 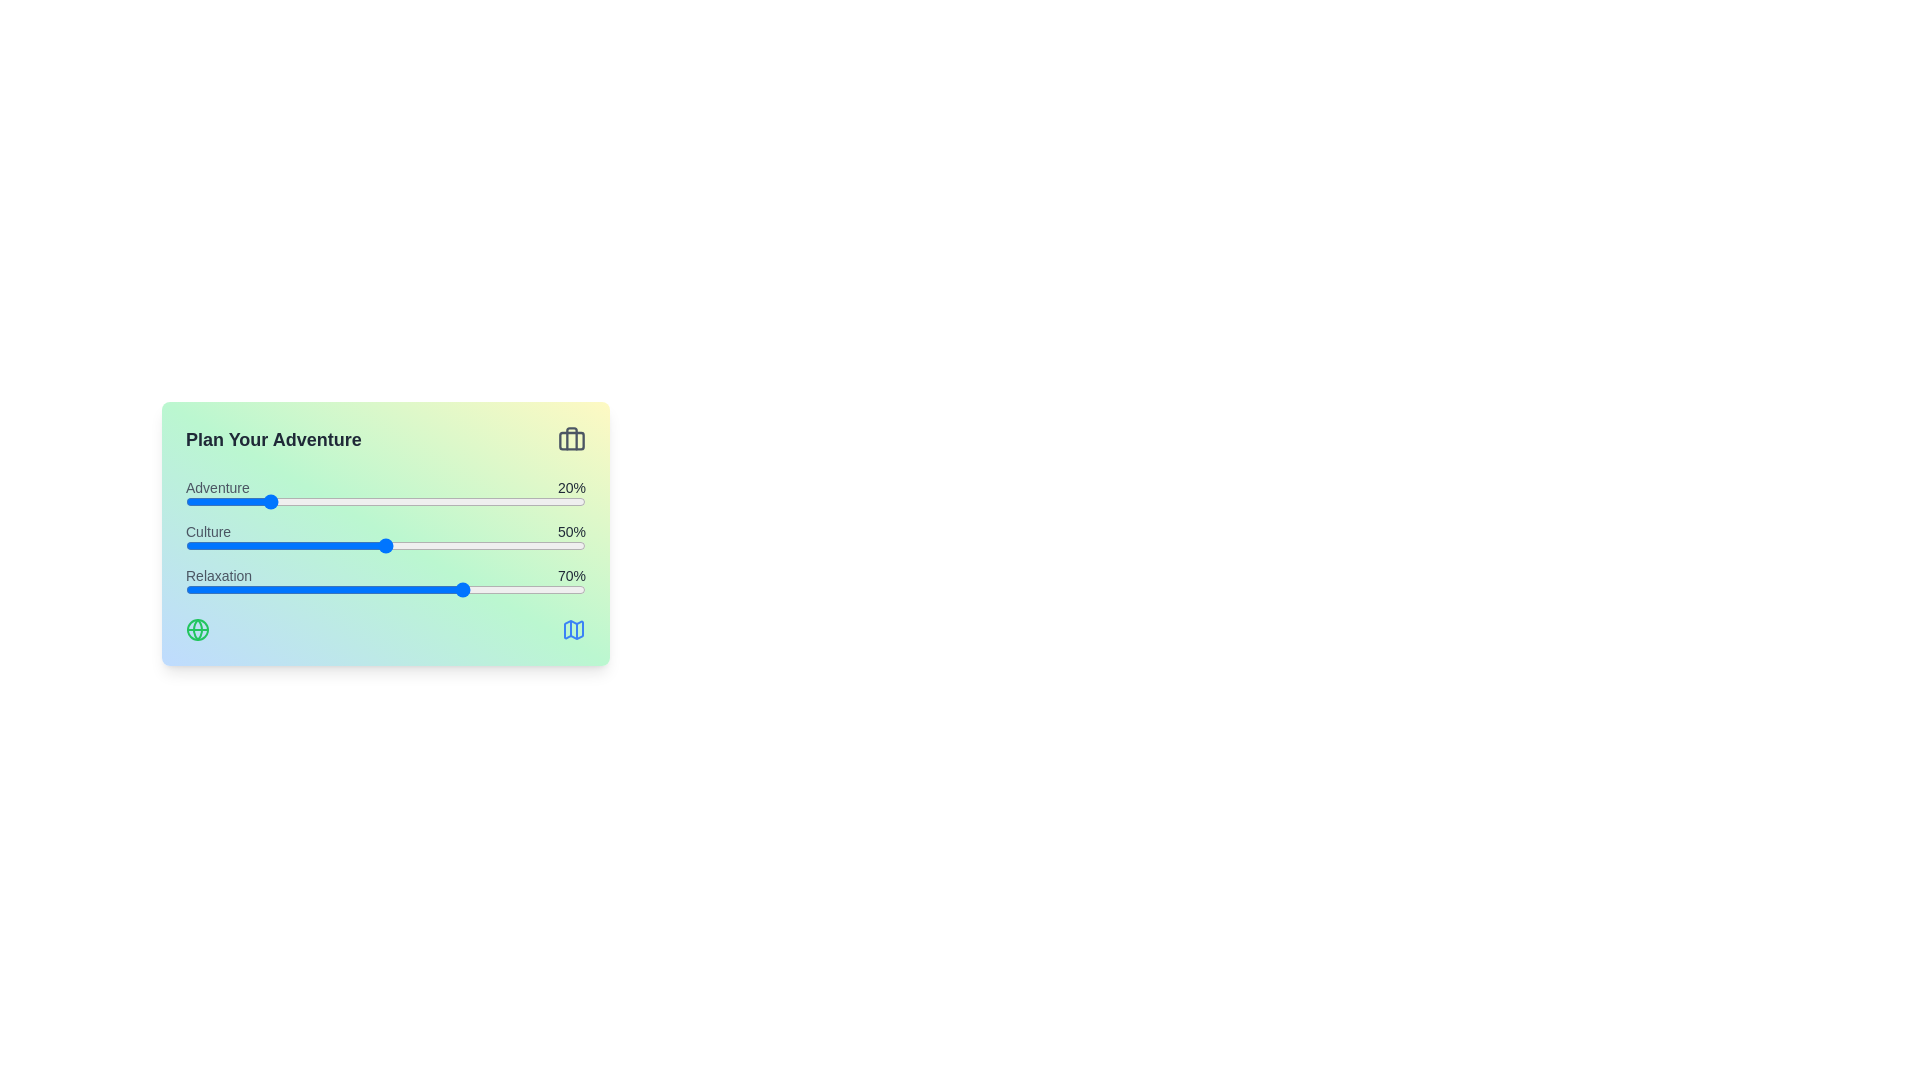 What do you see at coordinates (416, 500) in the screenshot?
I see `the 'Adventure' slider to 58%` at bounding box center [416, 500].